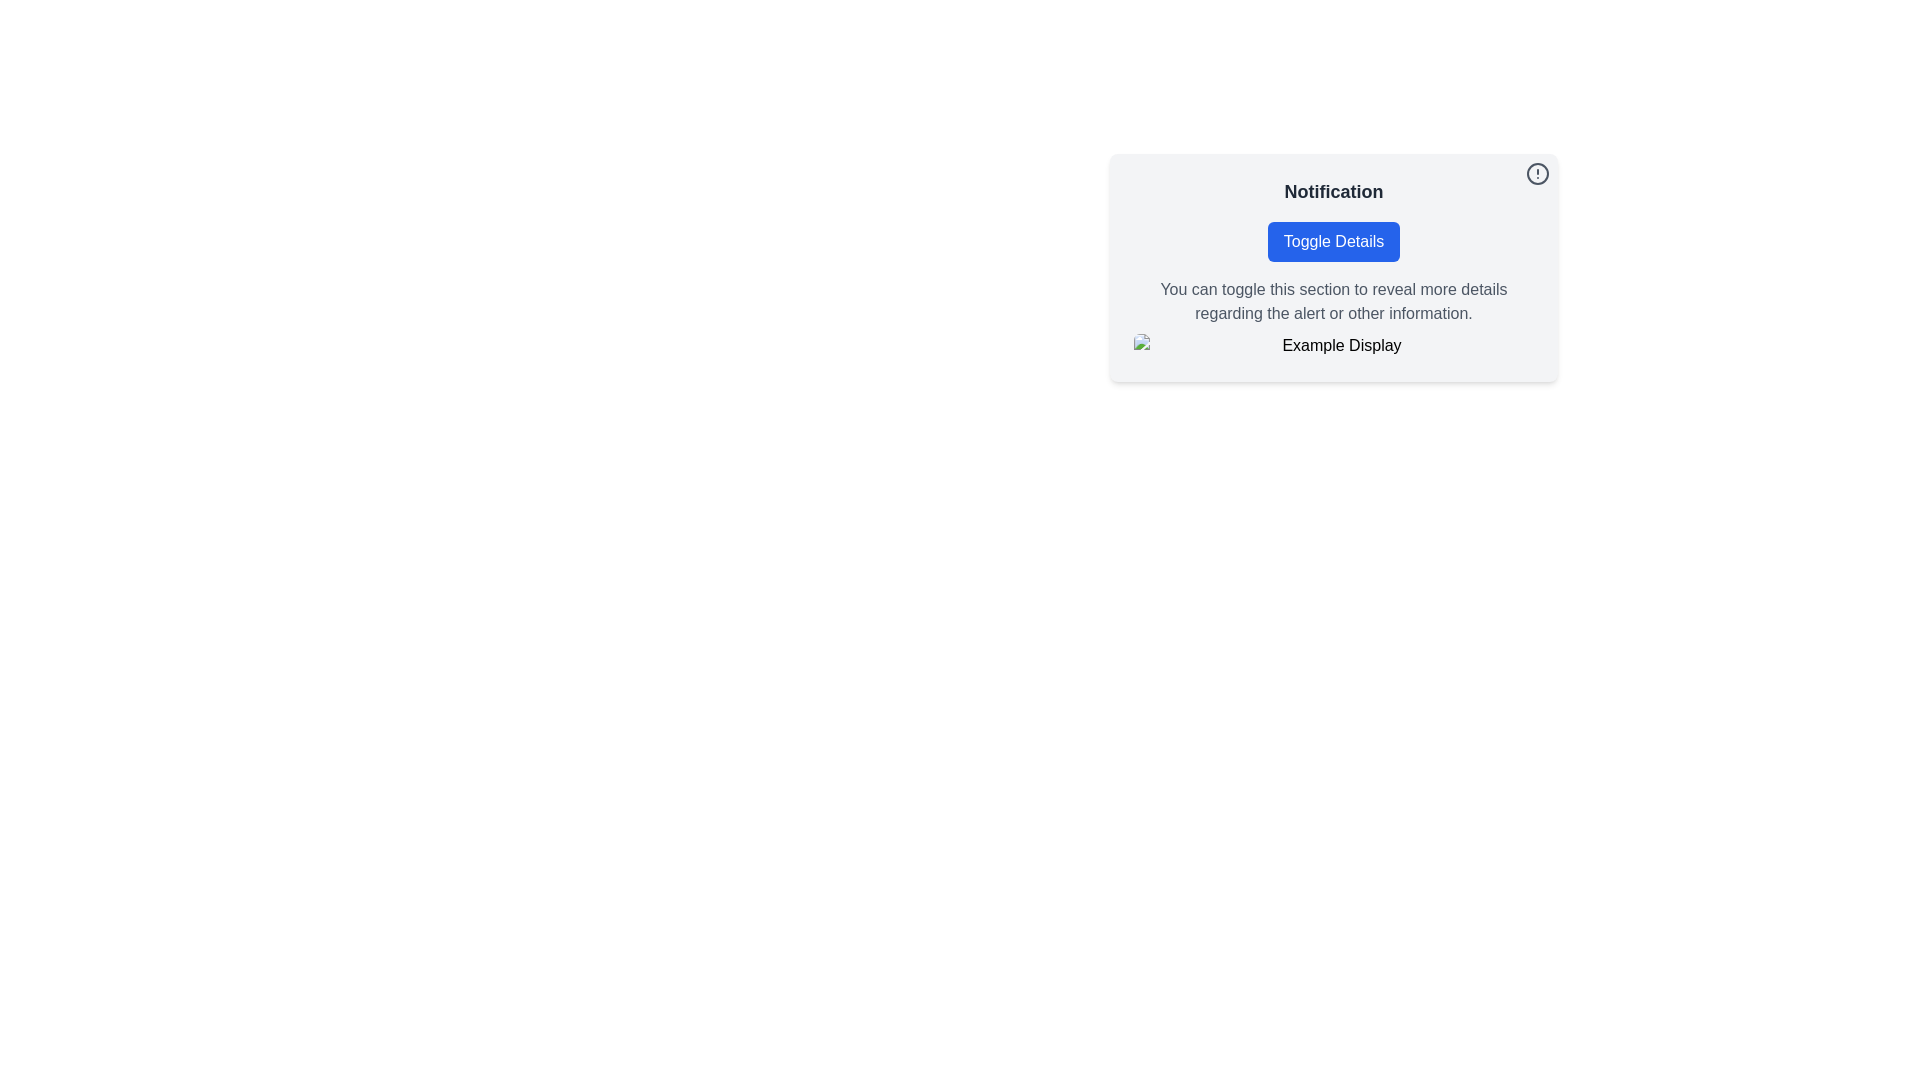  What do you see at coordinates (1334, 192) in the screenshot?
I see `text content of the 'Notification' text label element, which is prominently displayed at the top of its section, above the 'Toggle Details' button and to the left of a circular icon` at bounding box center [1334, 192].